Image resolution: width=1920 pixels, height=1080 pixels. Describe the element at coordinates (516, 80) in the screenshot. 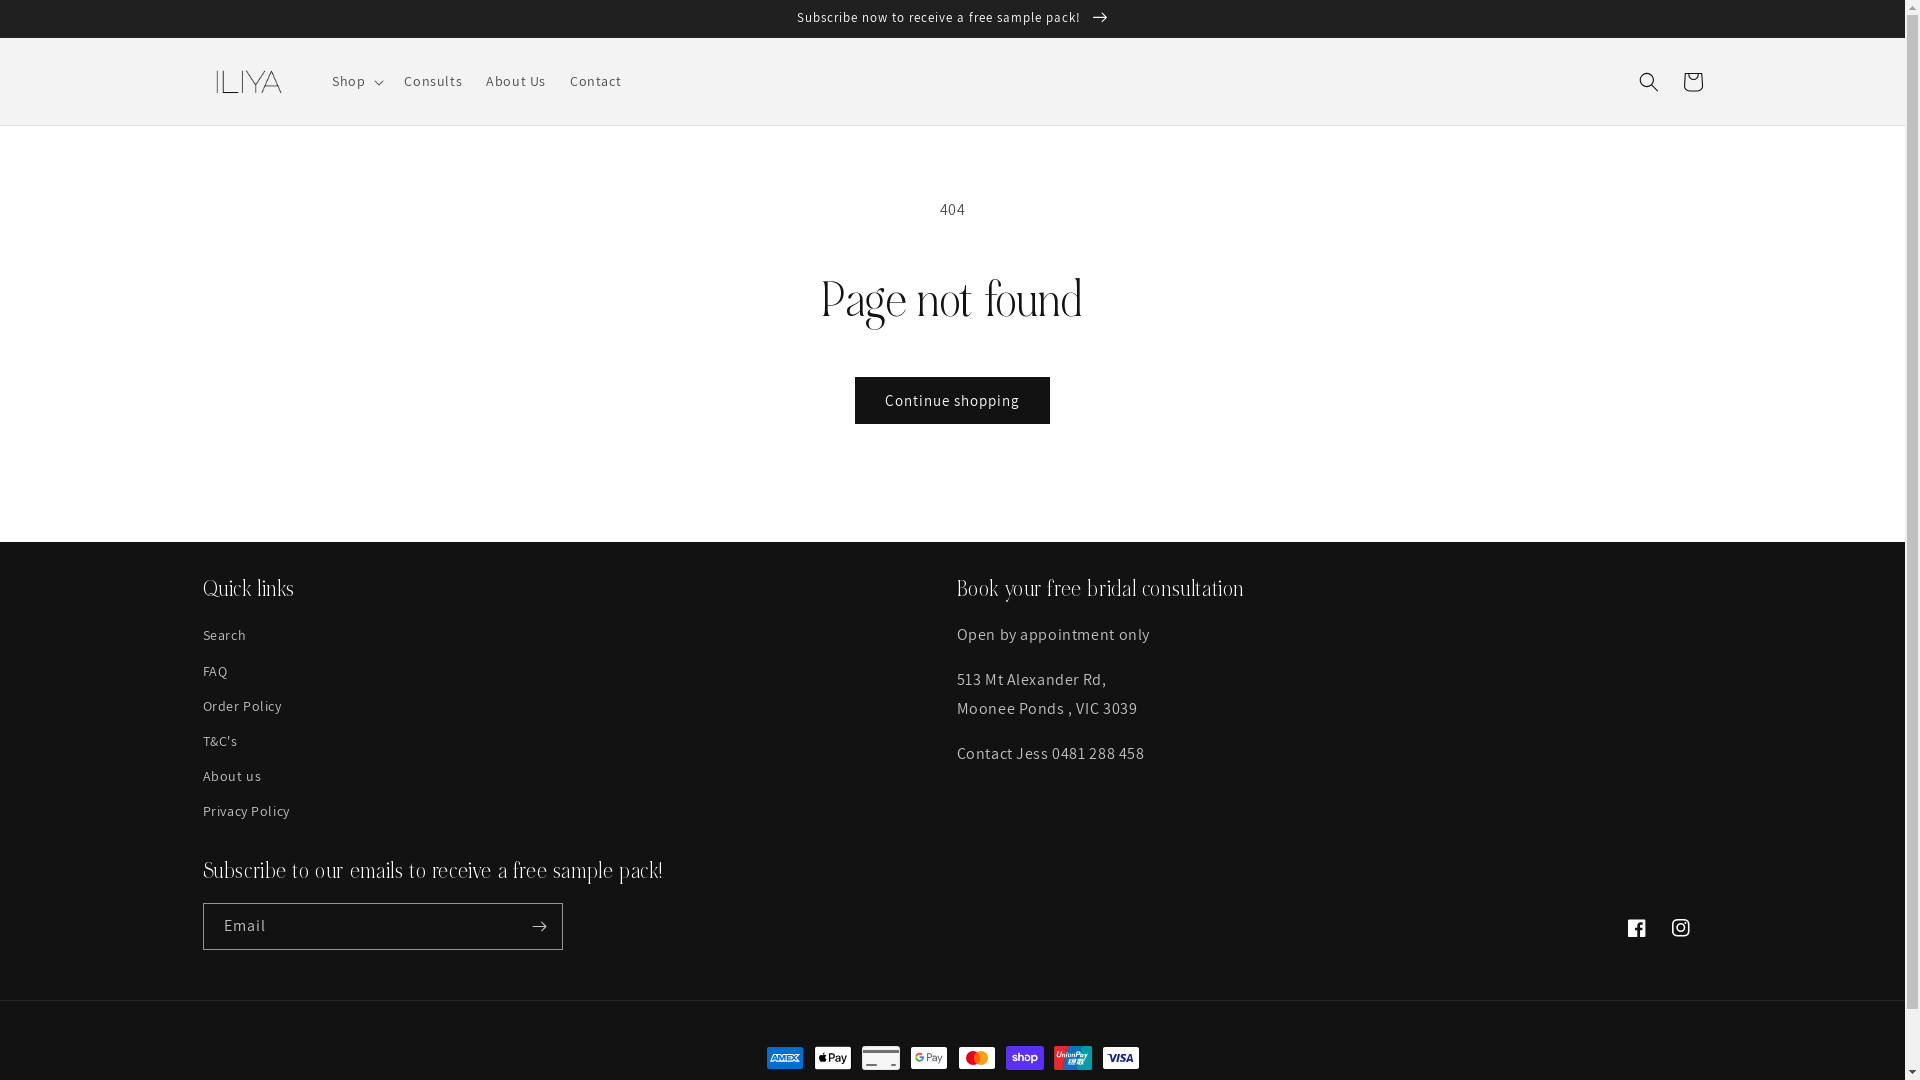

I see `'About Us'` at that location.